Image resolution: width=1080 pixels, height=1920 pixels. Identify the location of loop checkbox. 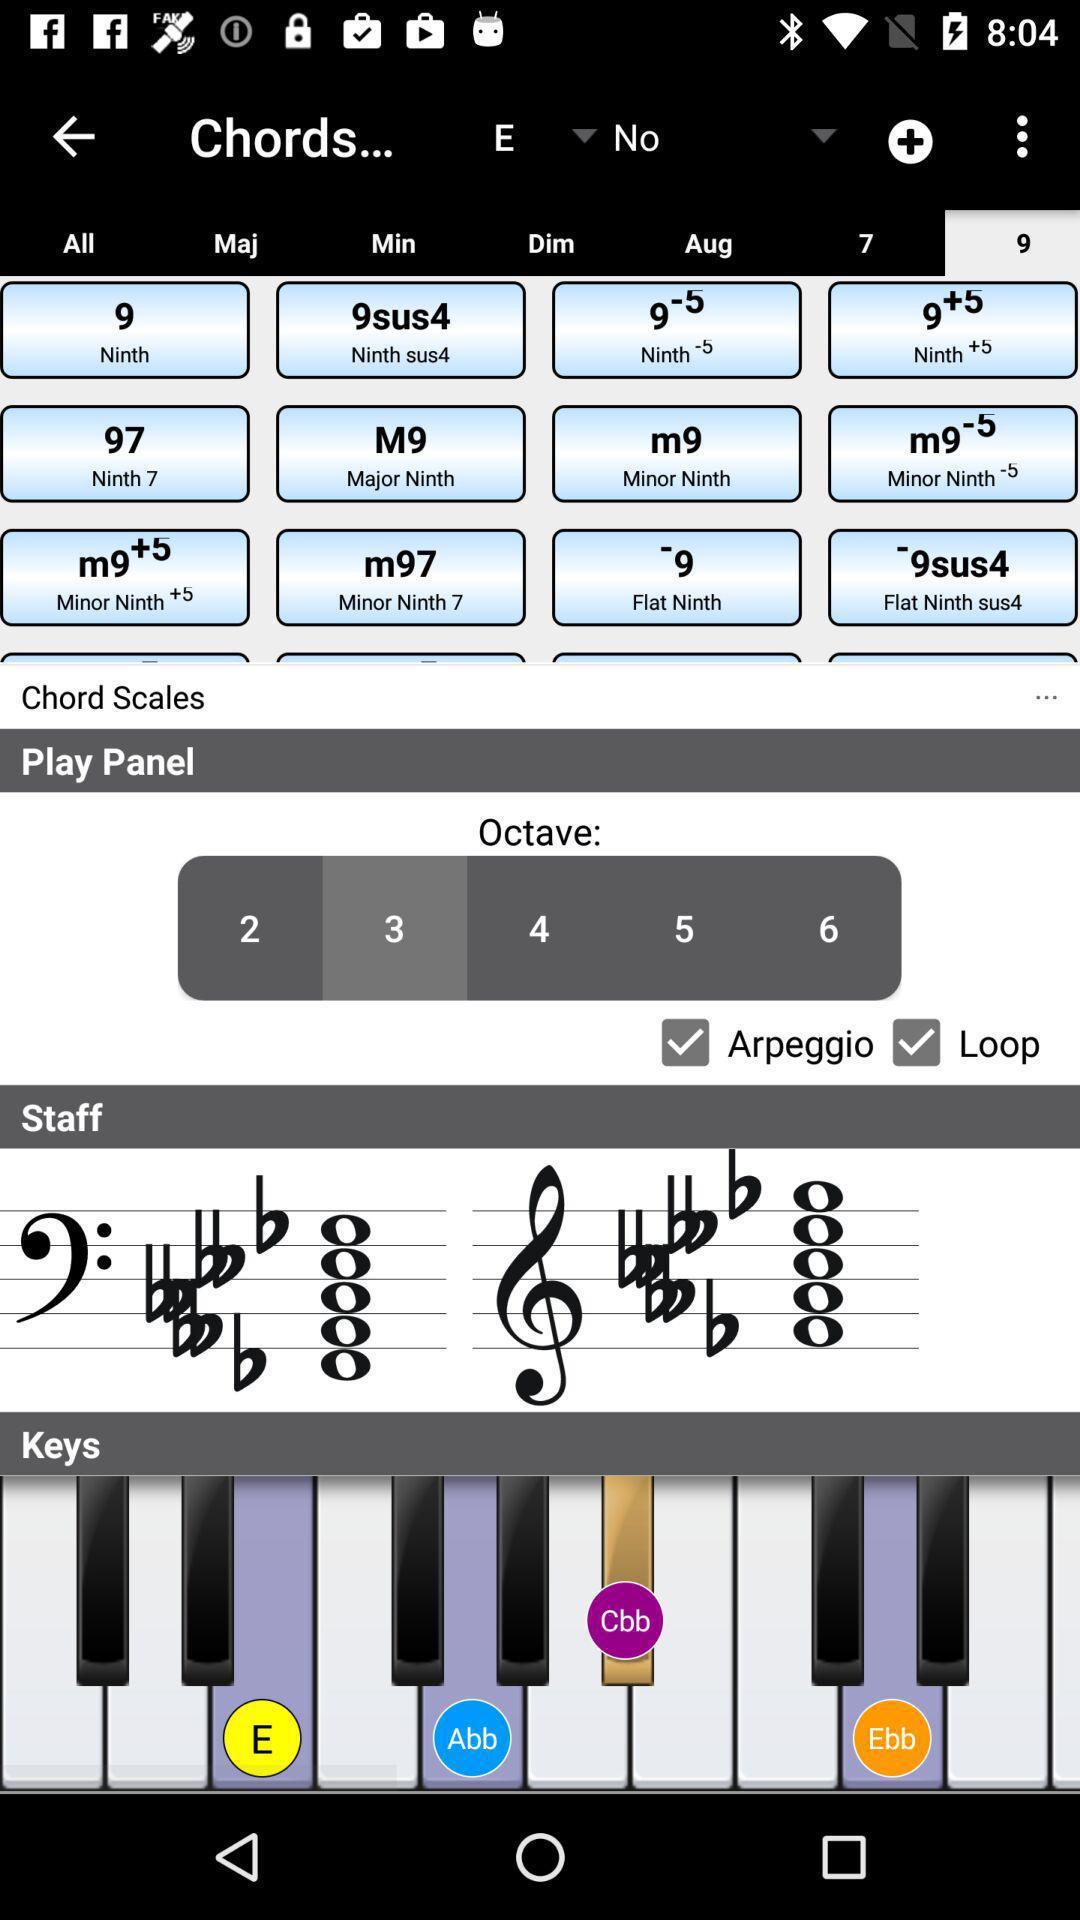
(916, 1041).